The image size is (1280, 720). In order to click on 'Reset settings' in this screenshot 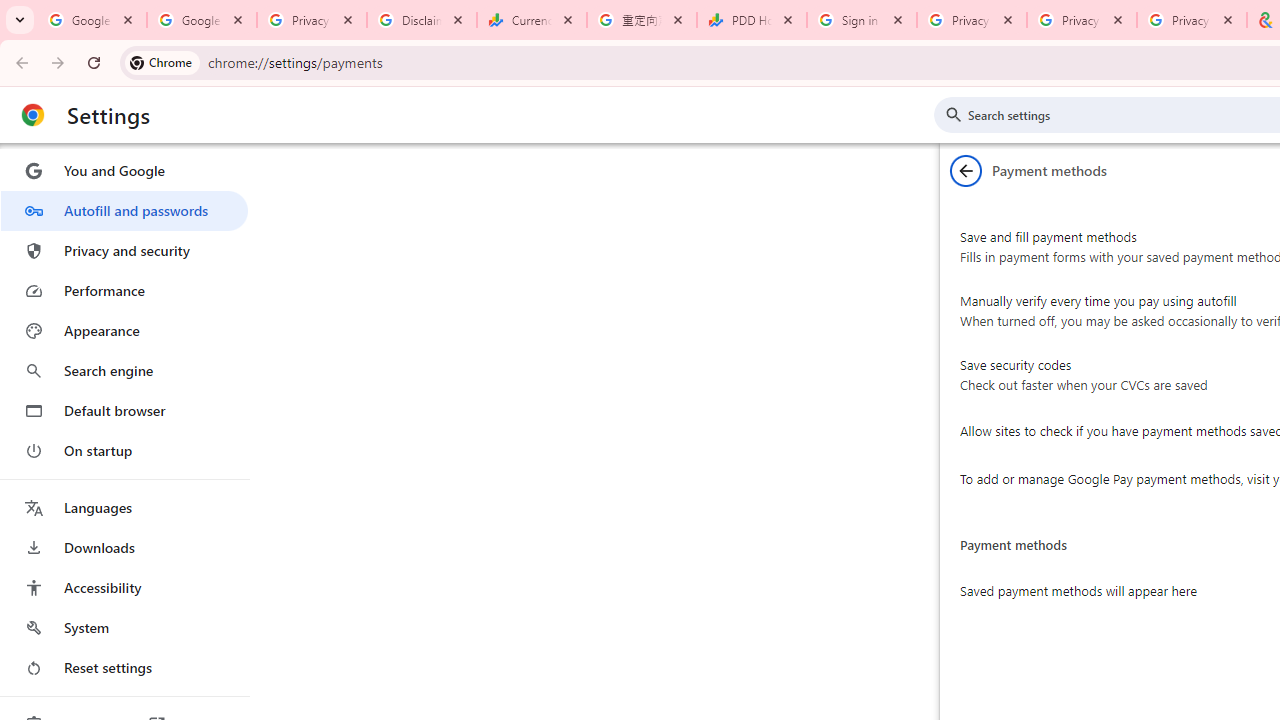, I will do `click(123, 668)`.